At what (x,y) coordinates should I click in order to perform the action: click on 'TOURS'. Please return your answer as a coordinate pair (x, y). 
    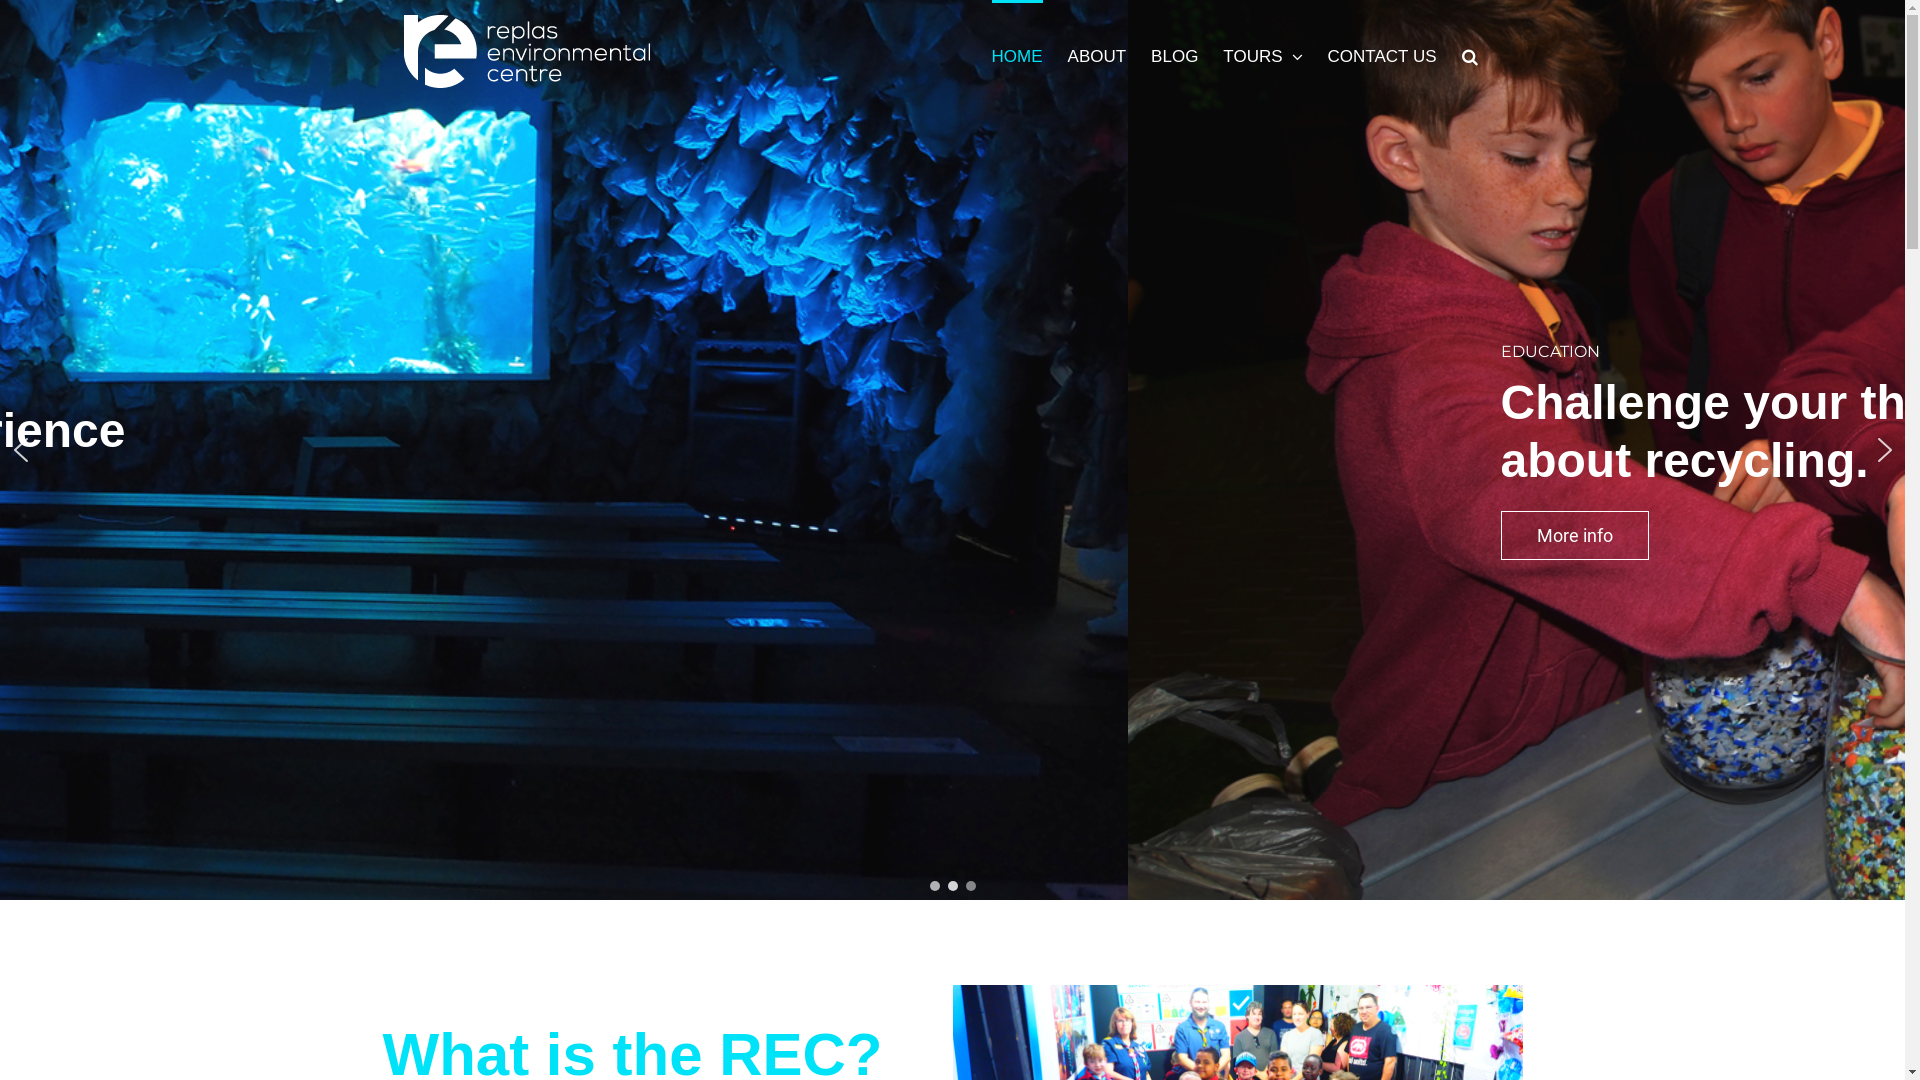
    Looking at the image, I should click on (1261, 53).